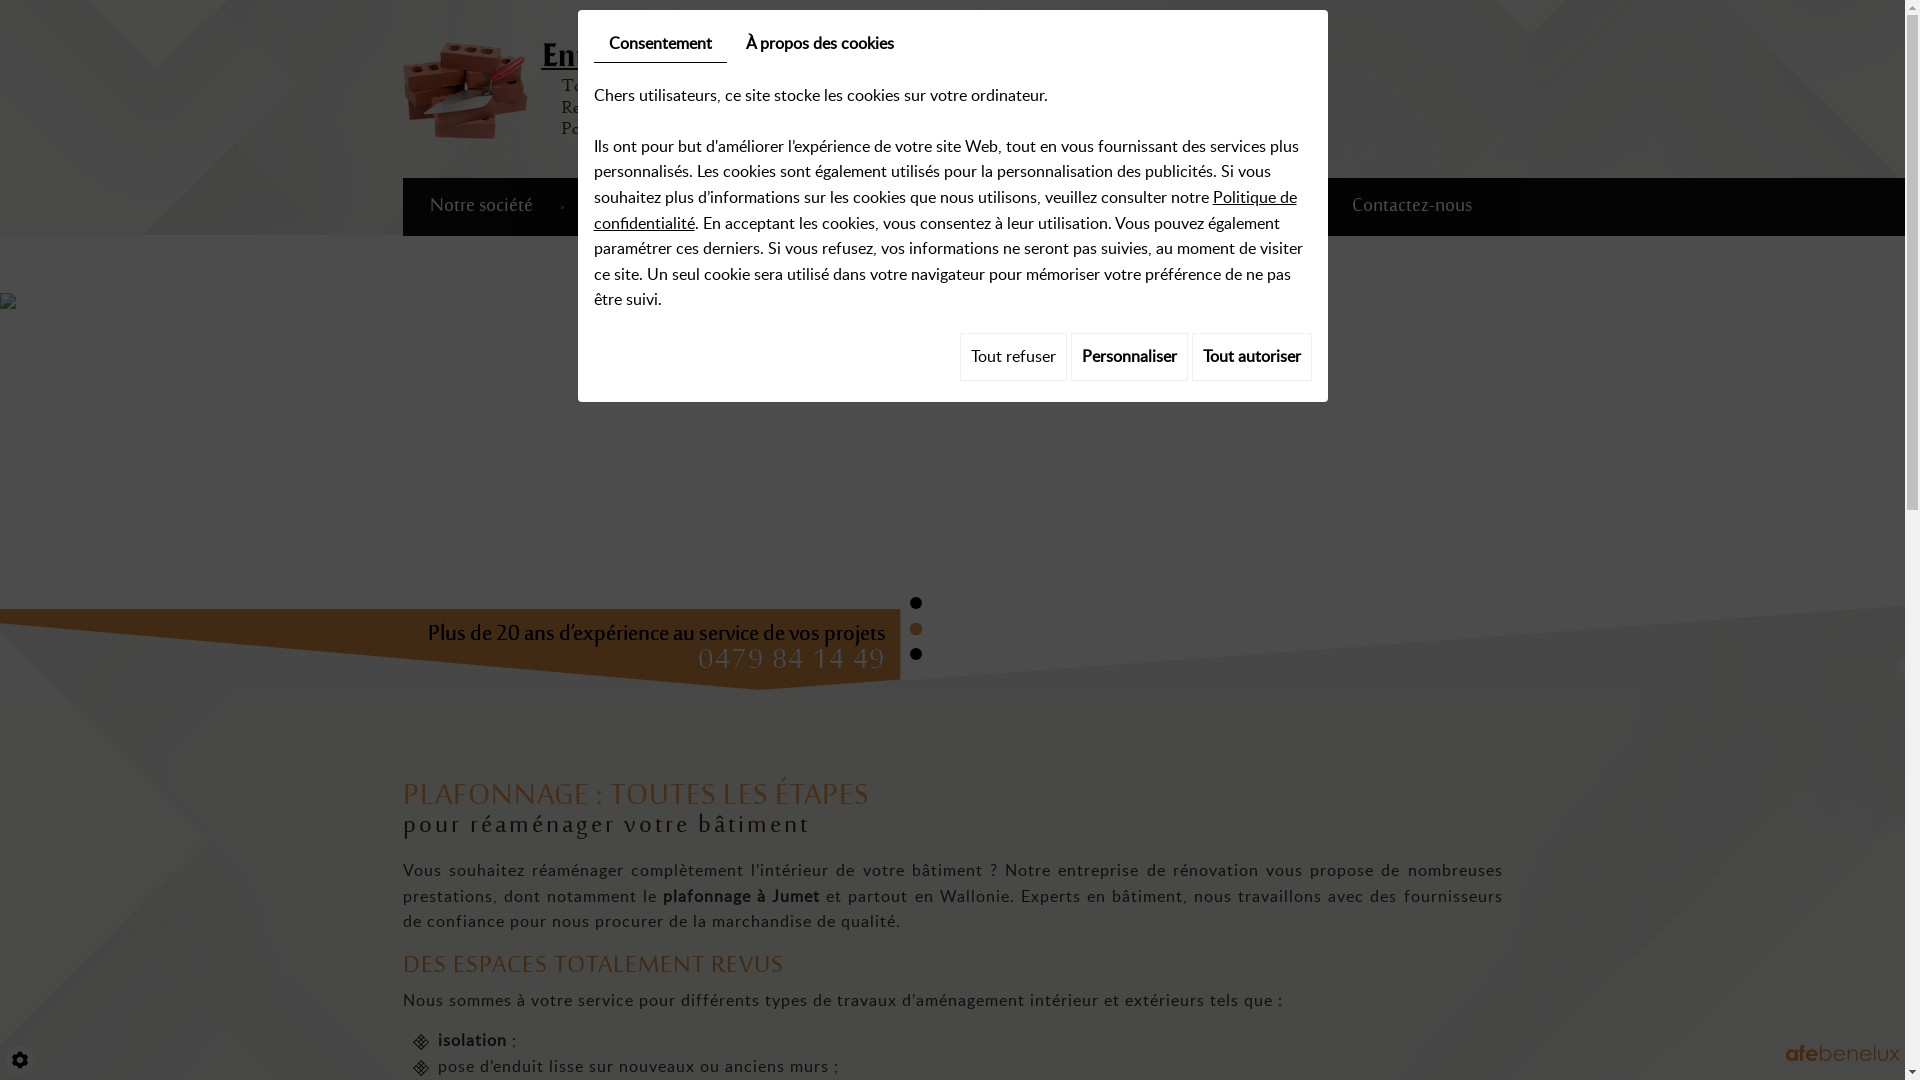  What do you see at coordinates (1013, 356) in the screenshot?
I see `'Tout refuser'` at bounding box center [1013, 356].